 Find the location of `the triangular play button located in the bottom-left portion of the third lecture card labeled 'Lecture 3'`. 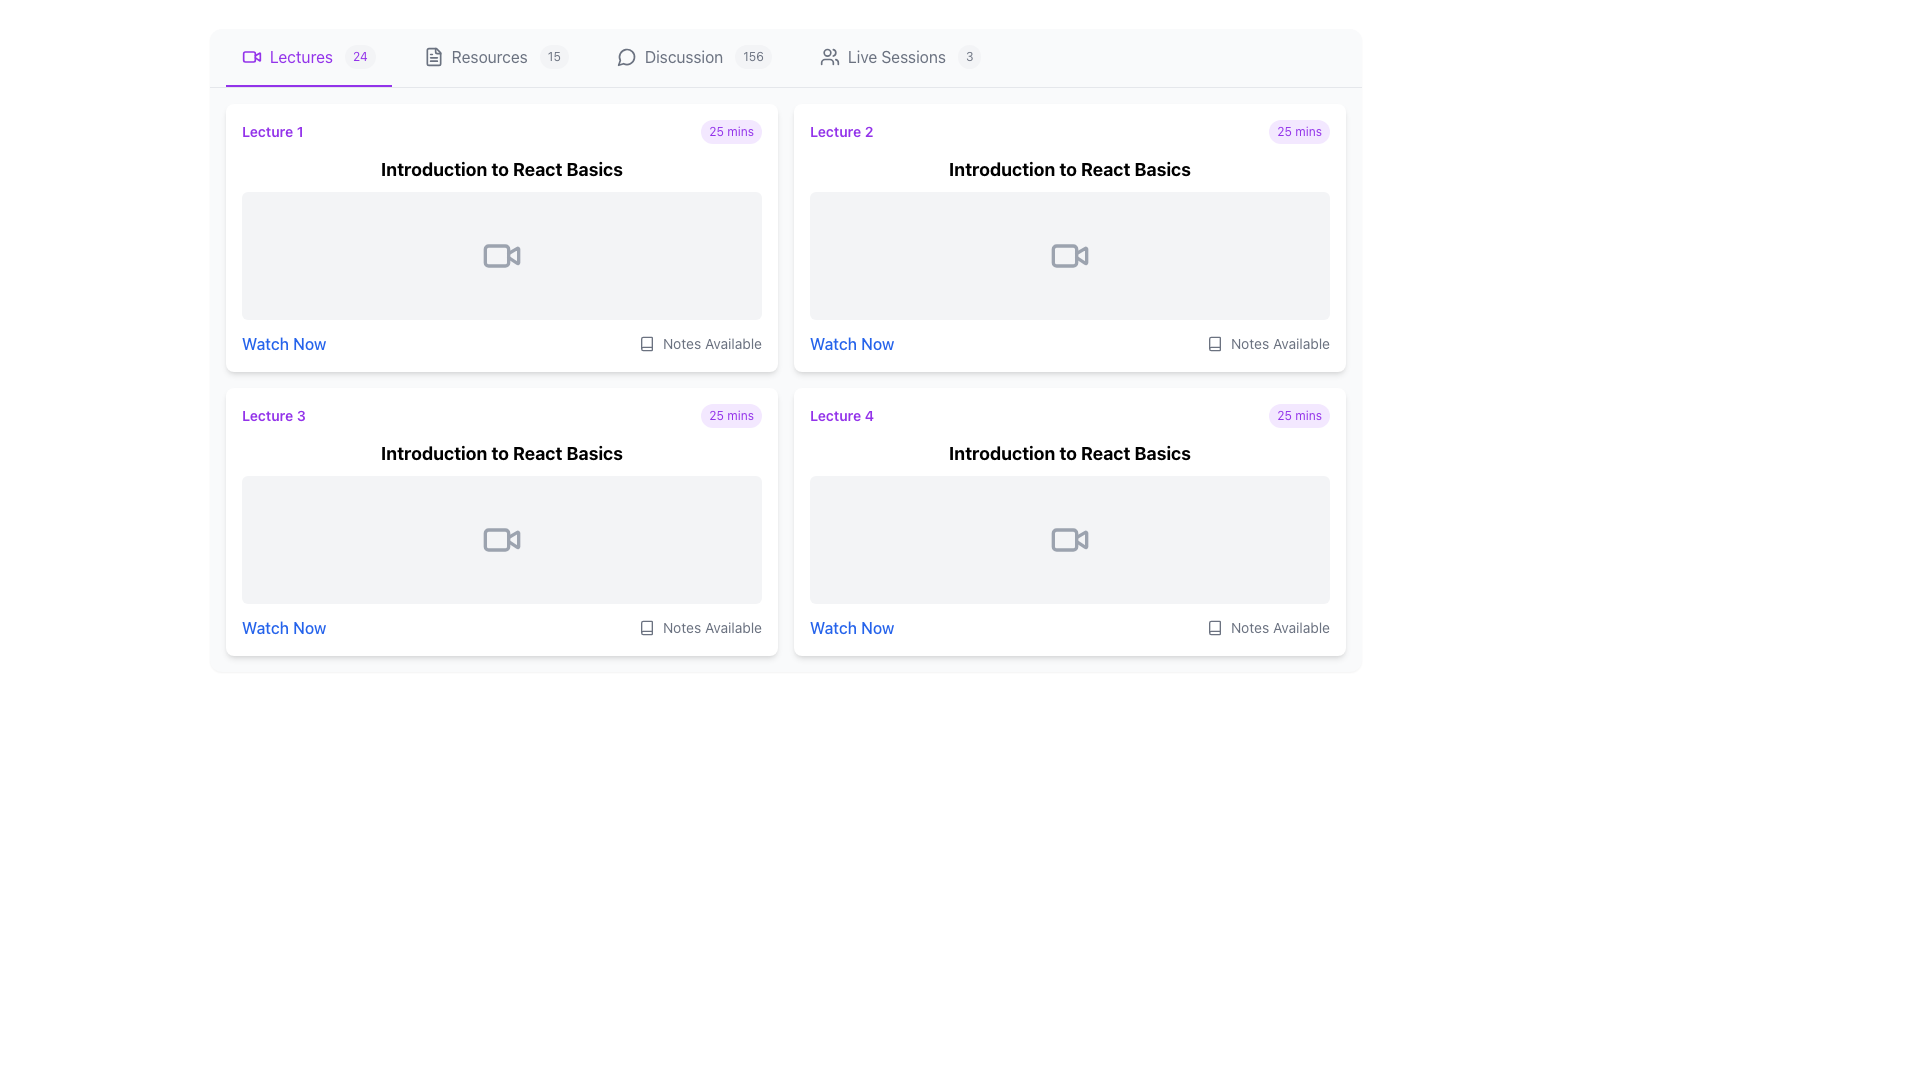

the triangular play button located in the bottom-left portion of the third lecture card labeled 'Lecture 3' is located at coordinates (513, 540).